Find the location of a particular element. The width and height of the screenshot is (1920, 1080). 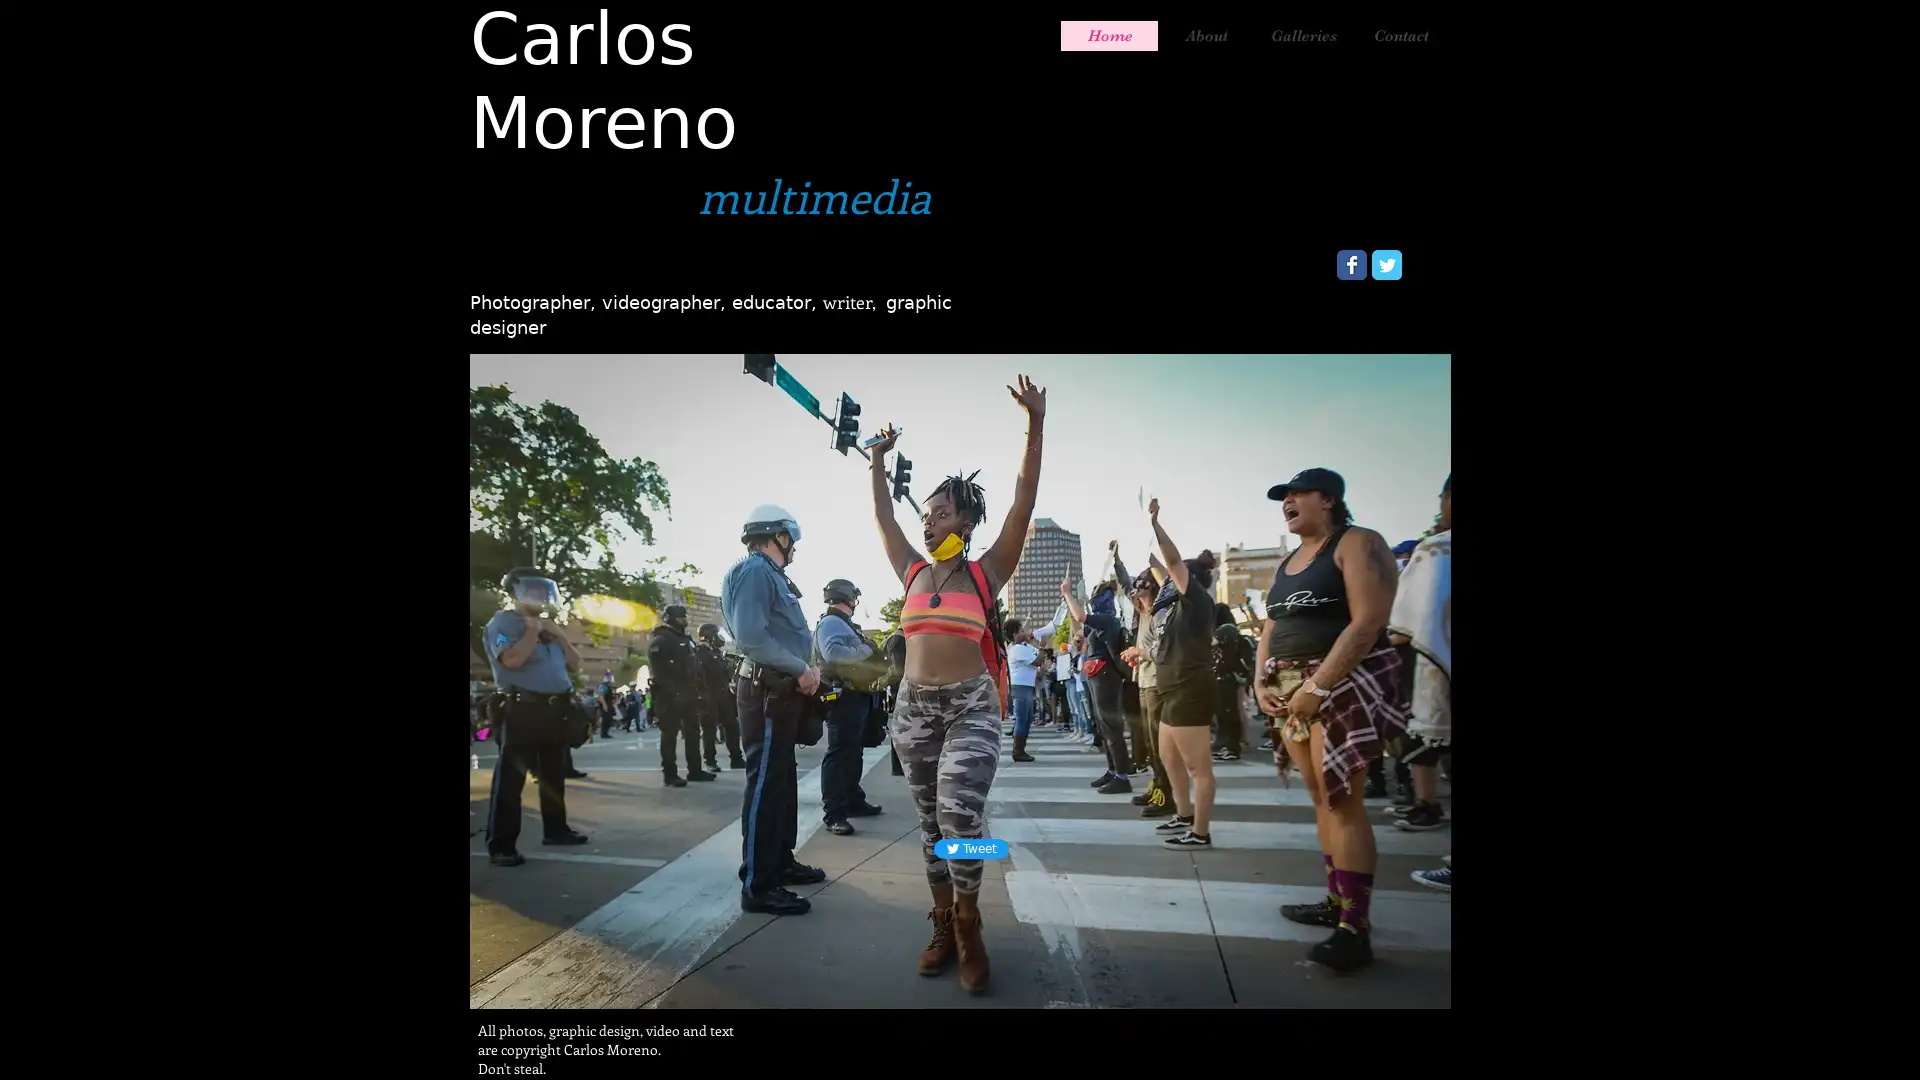

play is located at coordinates (1429, 970).